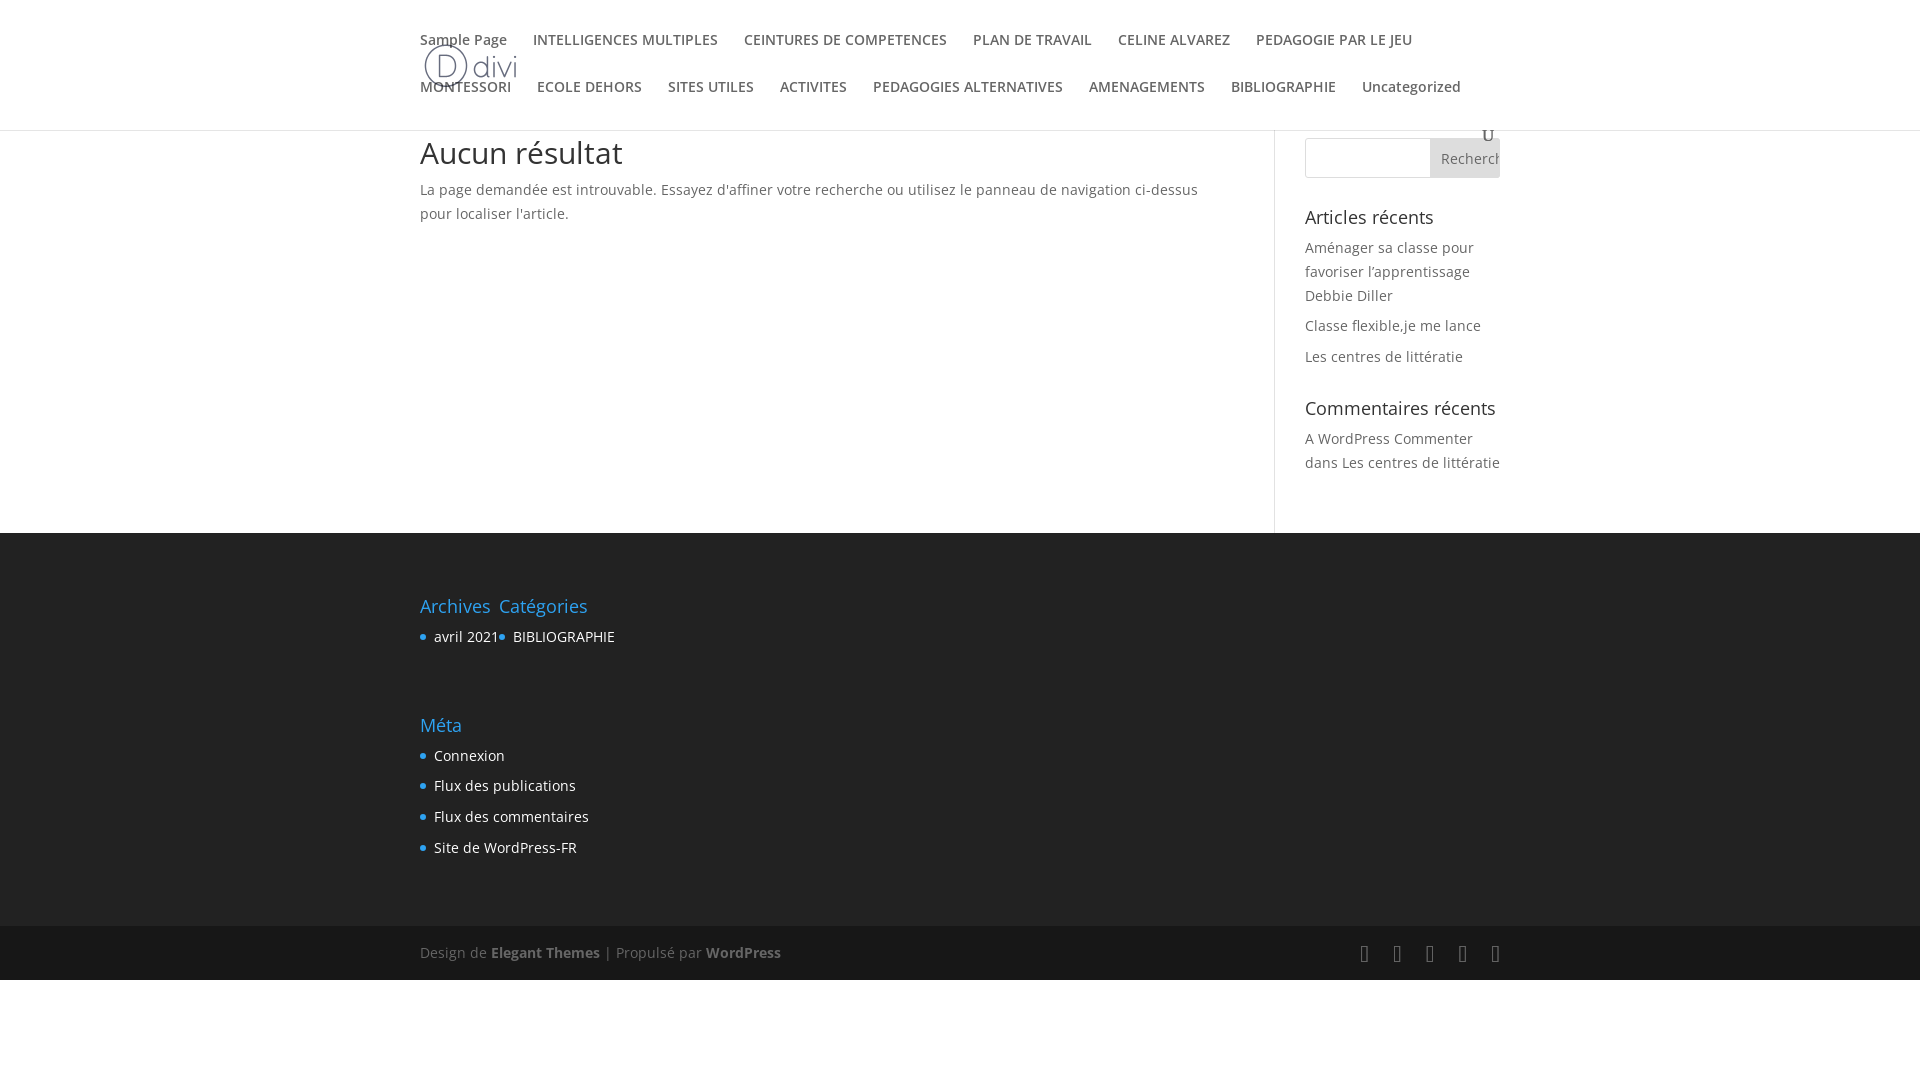 Image resolution: width=1920 pixels, height=1080 pixels. I want to click on 'BIBLIOGRAPHIE', so click(563, 636).